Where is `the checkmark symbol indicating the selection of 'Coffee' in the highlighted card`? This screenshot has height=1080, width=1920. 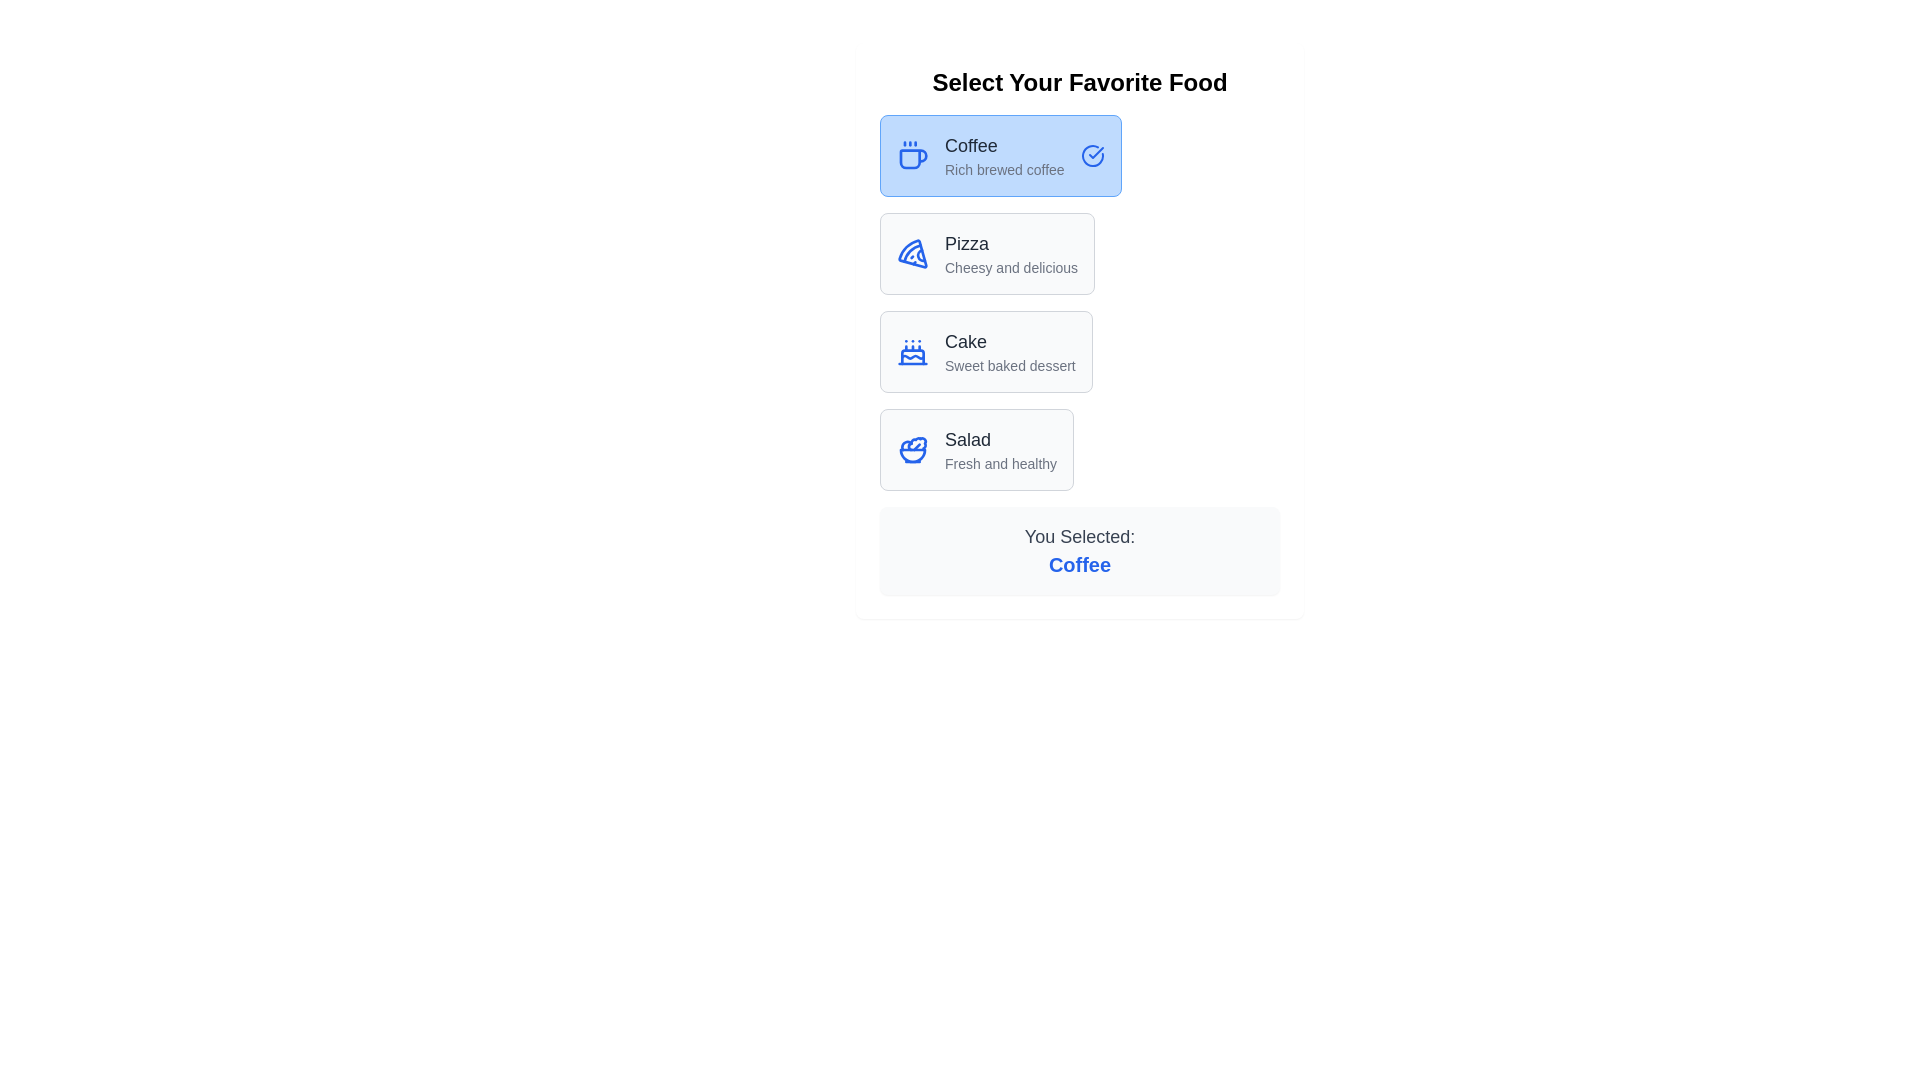
the checkmark symbol indicating the selection of 'Coffee' in the highlighted card is located at coordinates (1095, 152).